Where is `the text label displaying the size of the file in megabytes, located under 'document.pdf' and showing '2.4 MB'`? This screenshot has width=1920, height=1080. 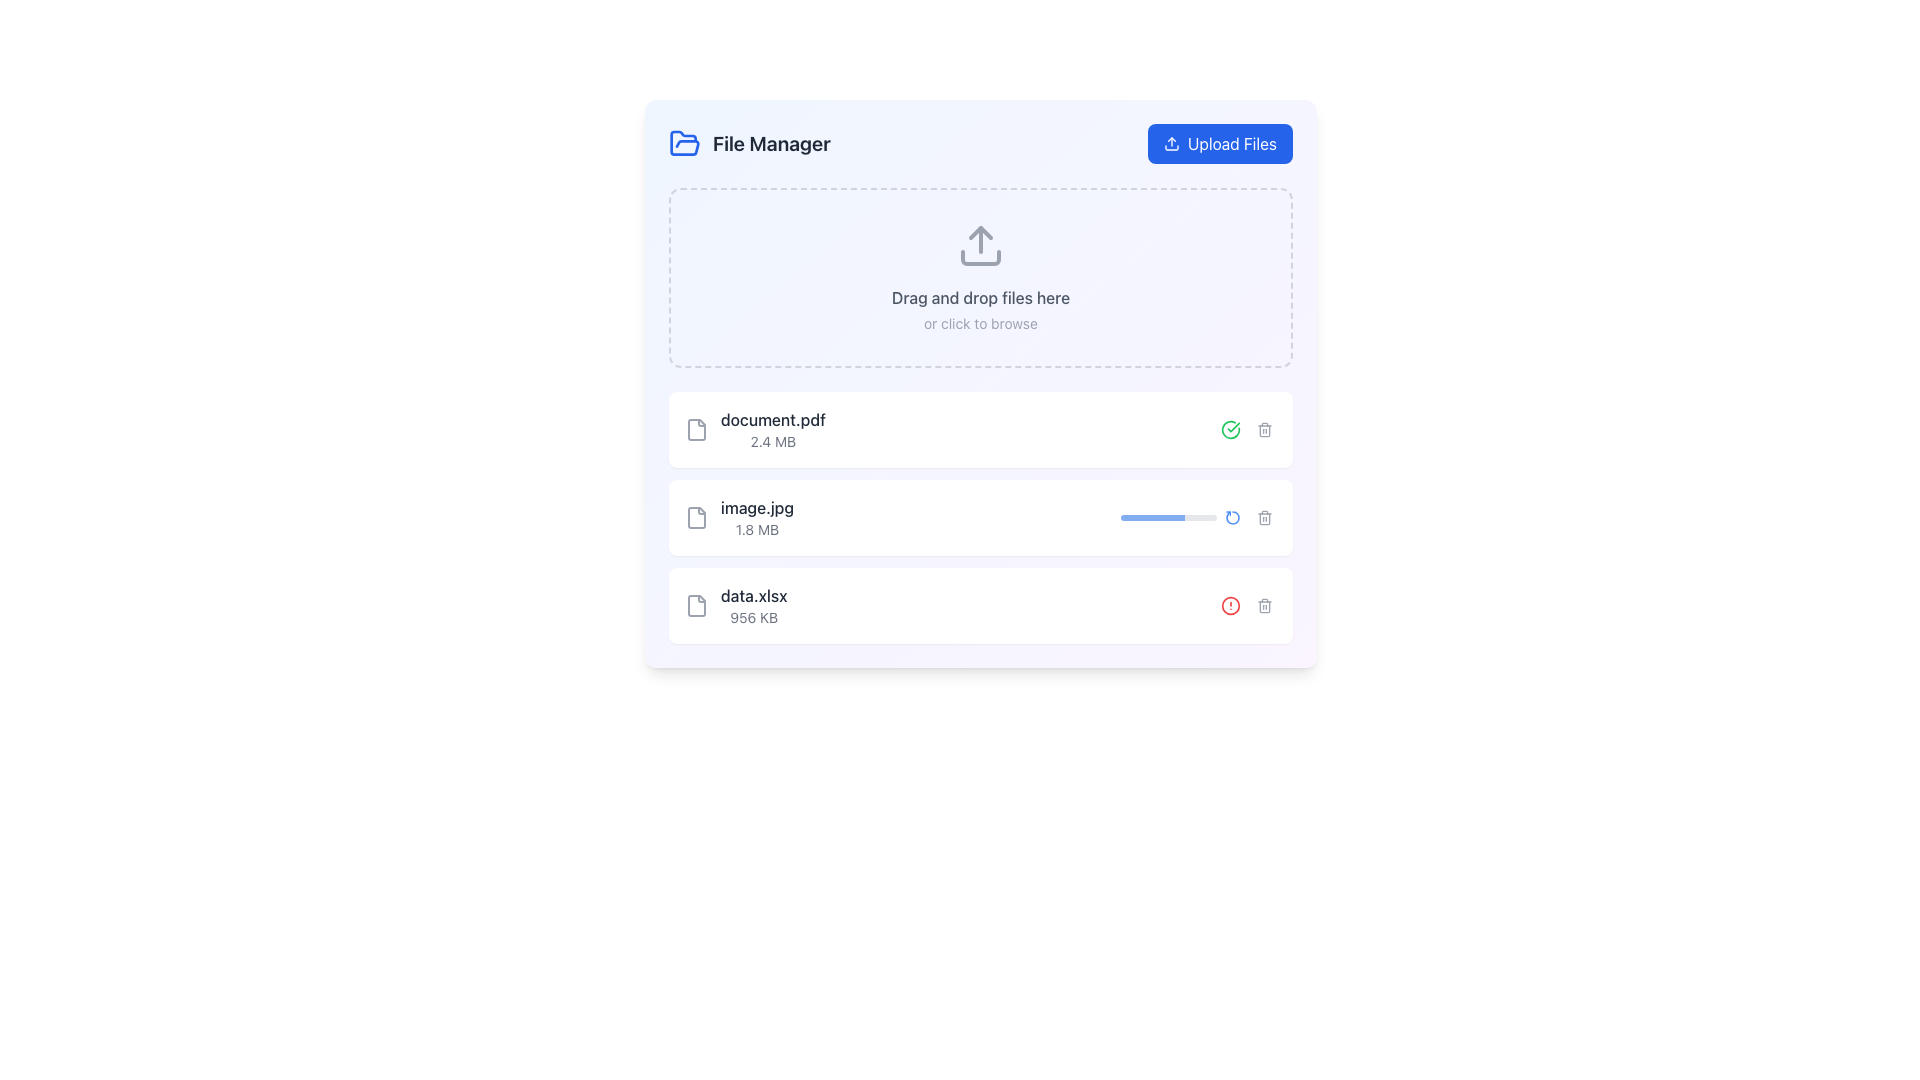 the text label displaying the size of the file in megabytes, located under 'document.pdf' and showing '2.4 MB' is located at coordinates (772, 441).